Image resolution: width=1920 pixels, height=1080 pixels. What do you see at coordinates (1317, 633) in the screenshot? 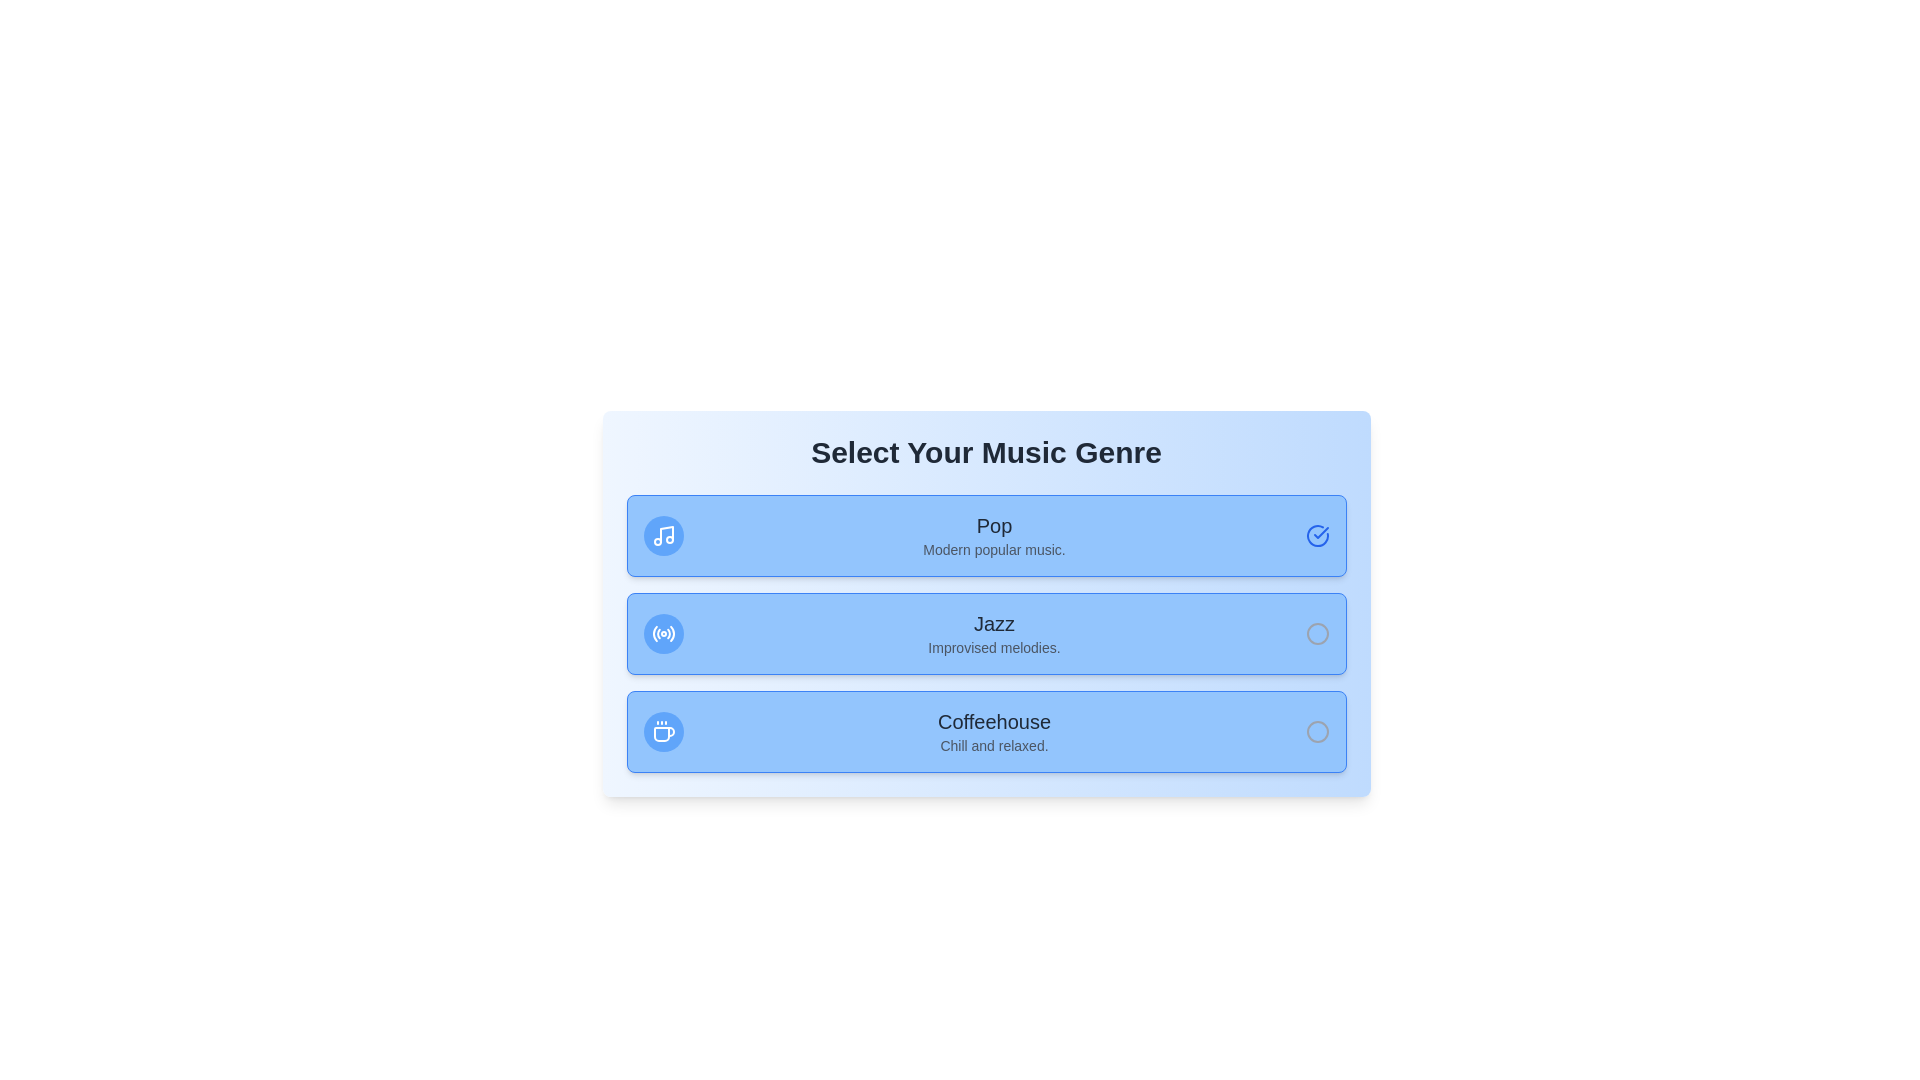
I see `the SVG Circle with a gray stroke located to the right of the 'Jazz' text block within the middle card labeled 'Jazz: Improvised melodies.'` at bounding box center [1317, 633].